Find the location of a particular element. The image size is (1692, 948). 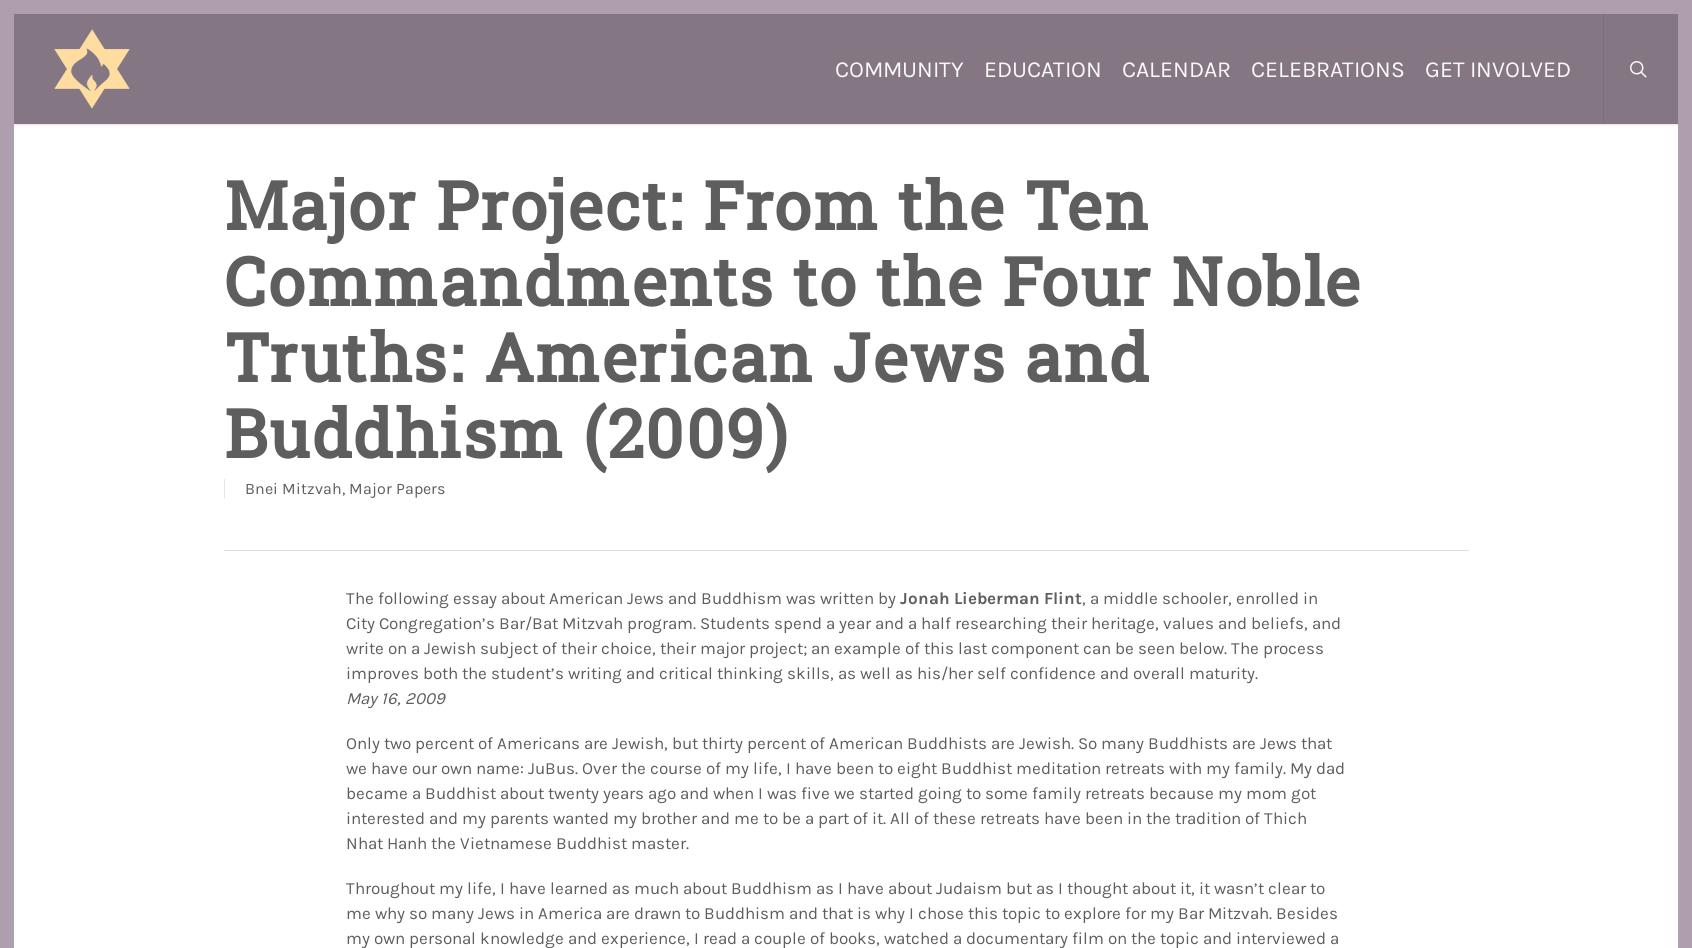

'Jonah Lieberman Flint' is located at coordinates (990, 596).